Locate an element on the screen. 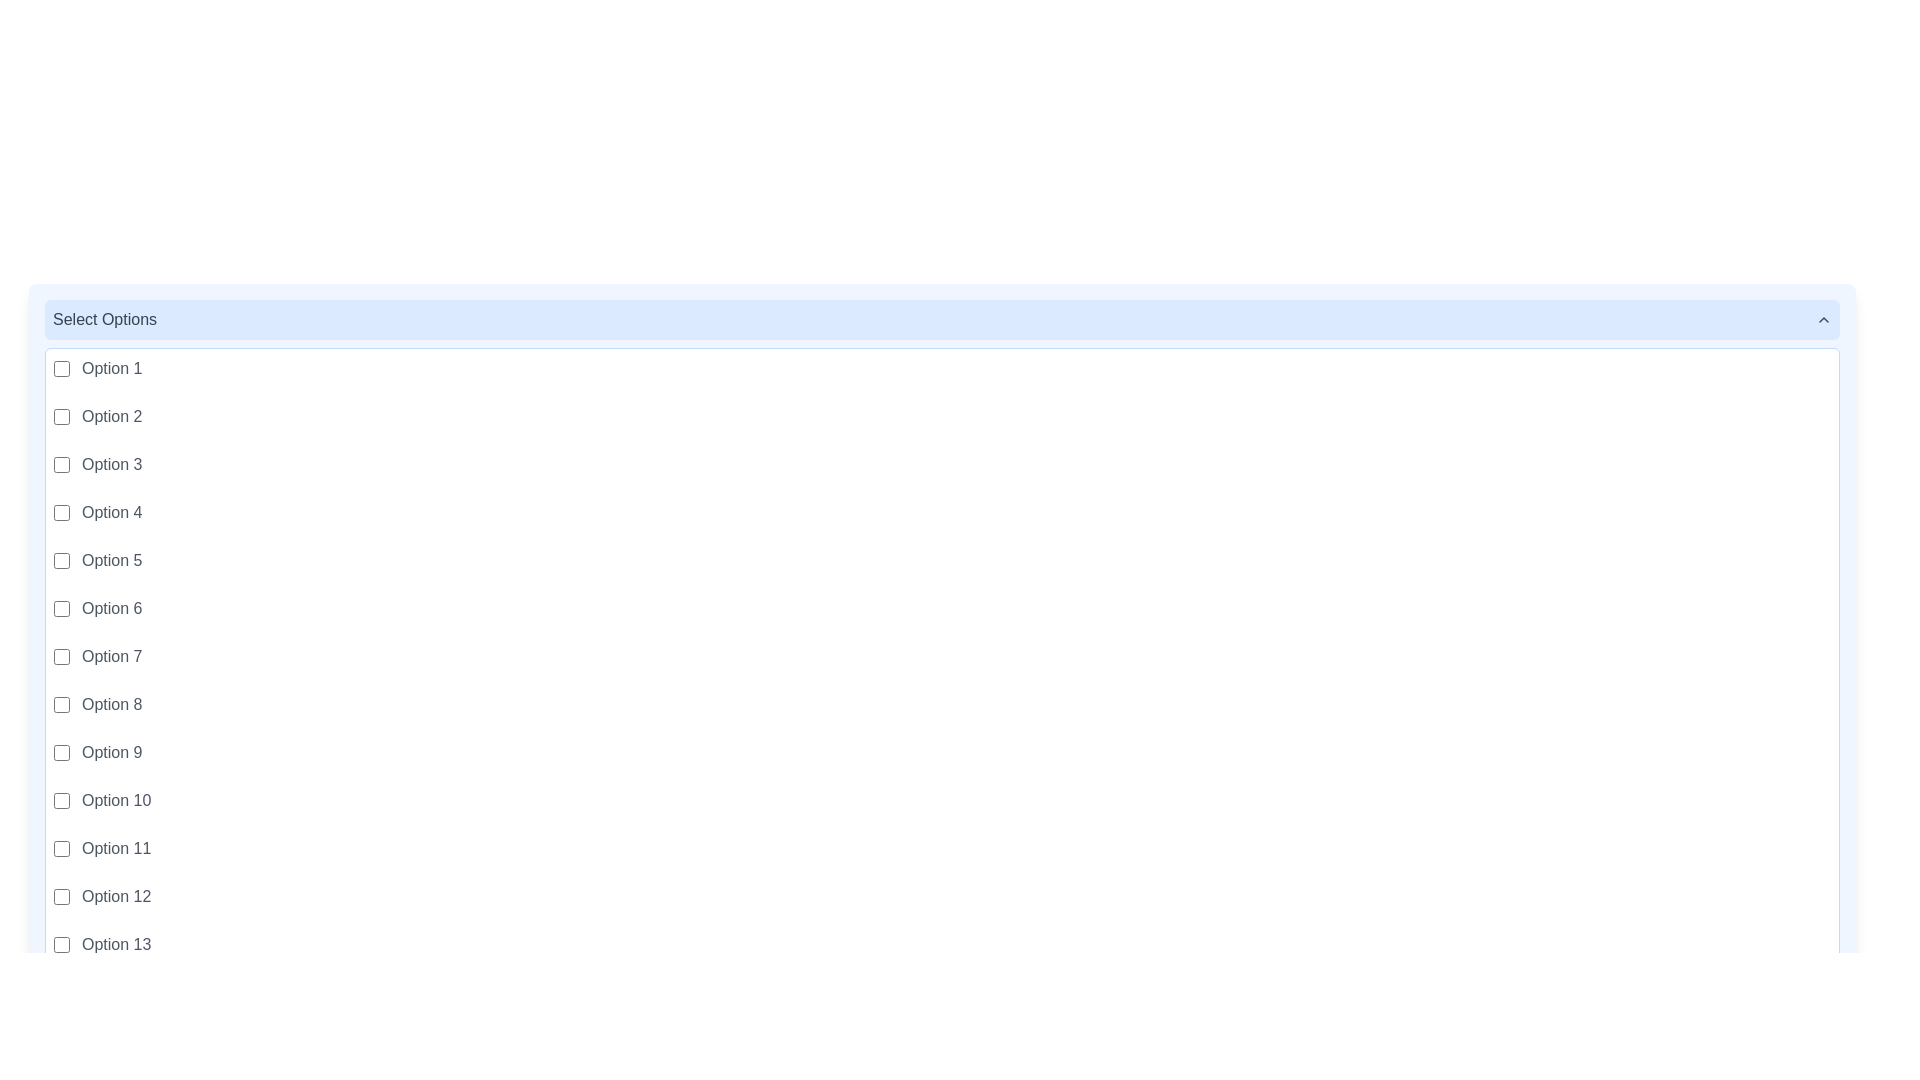  text label displaying 'Option 8', which is right-aligned next to its associated checkbox in the list of options is located at coordinates (111, 704).